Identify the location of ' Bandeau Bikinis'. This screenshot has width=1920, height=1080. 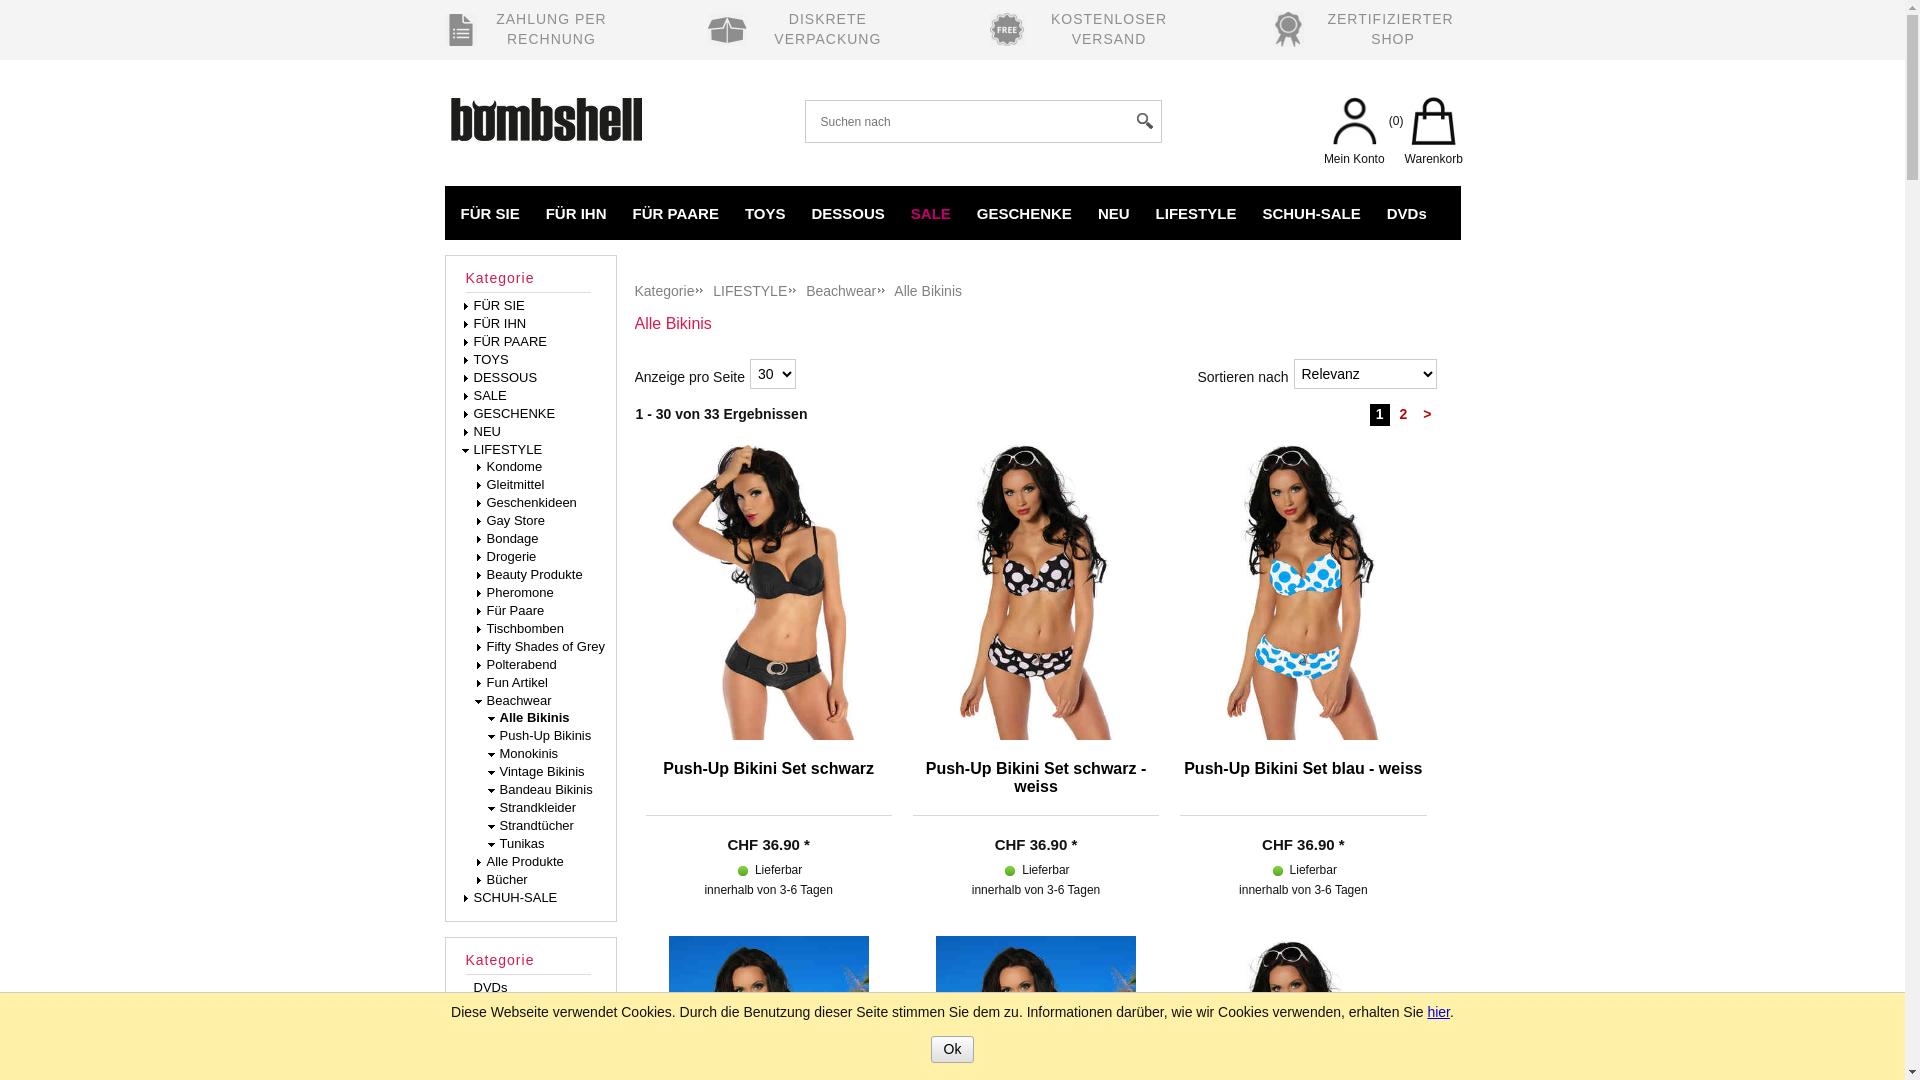
(547, 788).